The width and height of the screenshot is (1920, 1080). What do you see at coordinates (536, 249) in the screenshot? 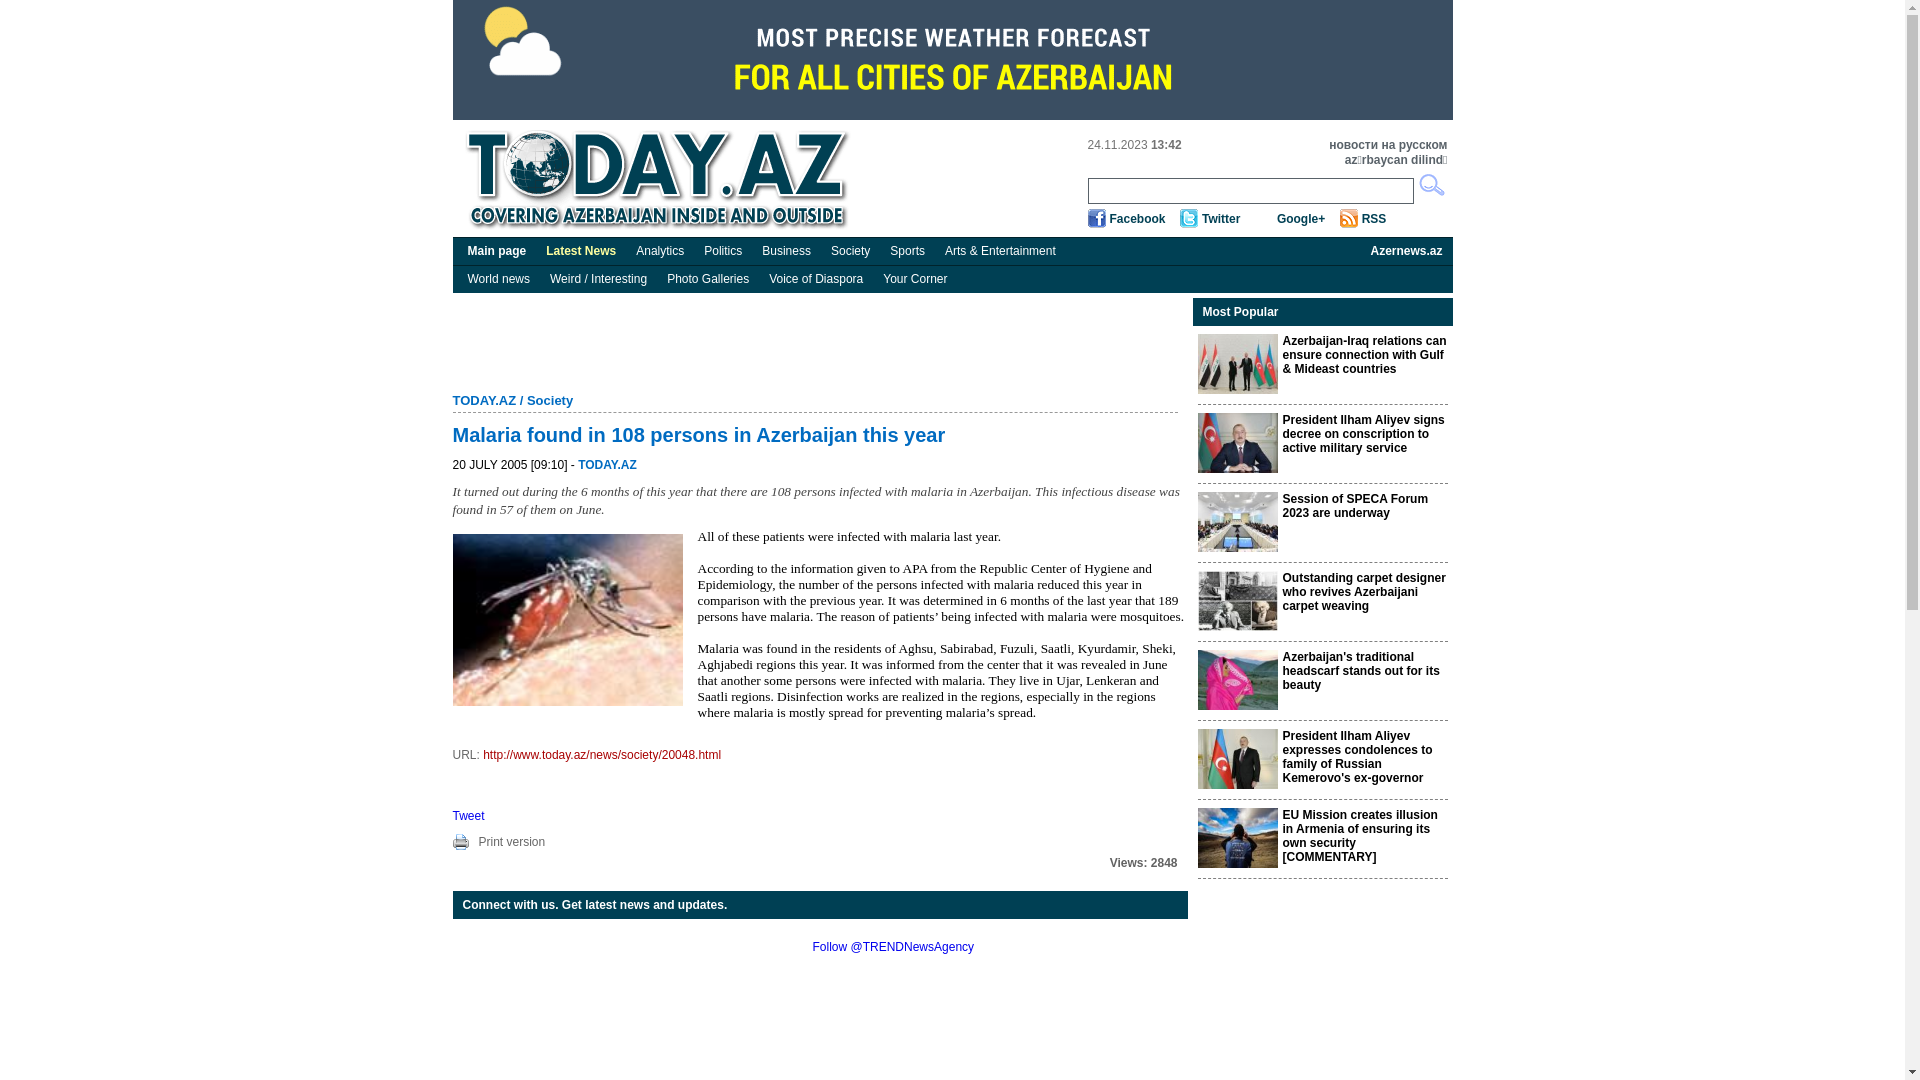
I see `'Latest News'` at bounding box center [536, 249].